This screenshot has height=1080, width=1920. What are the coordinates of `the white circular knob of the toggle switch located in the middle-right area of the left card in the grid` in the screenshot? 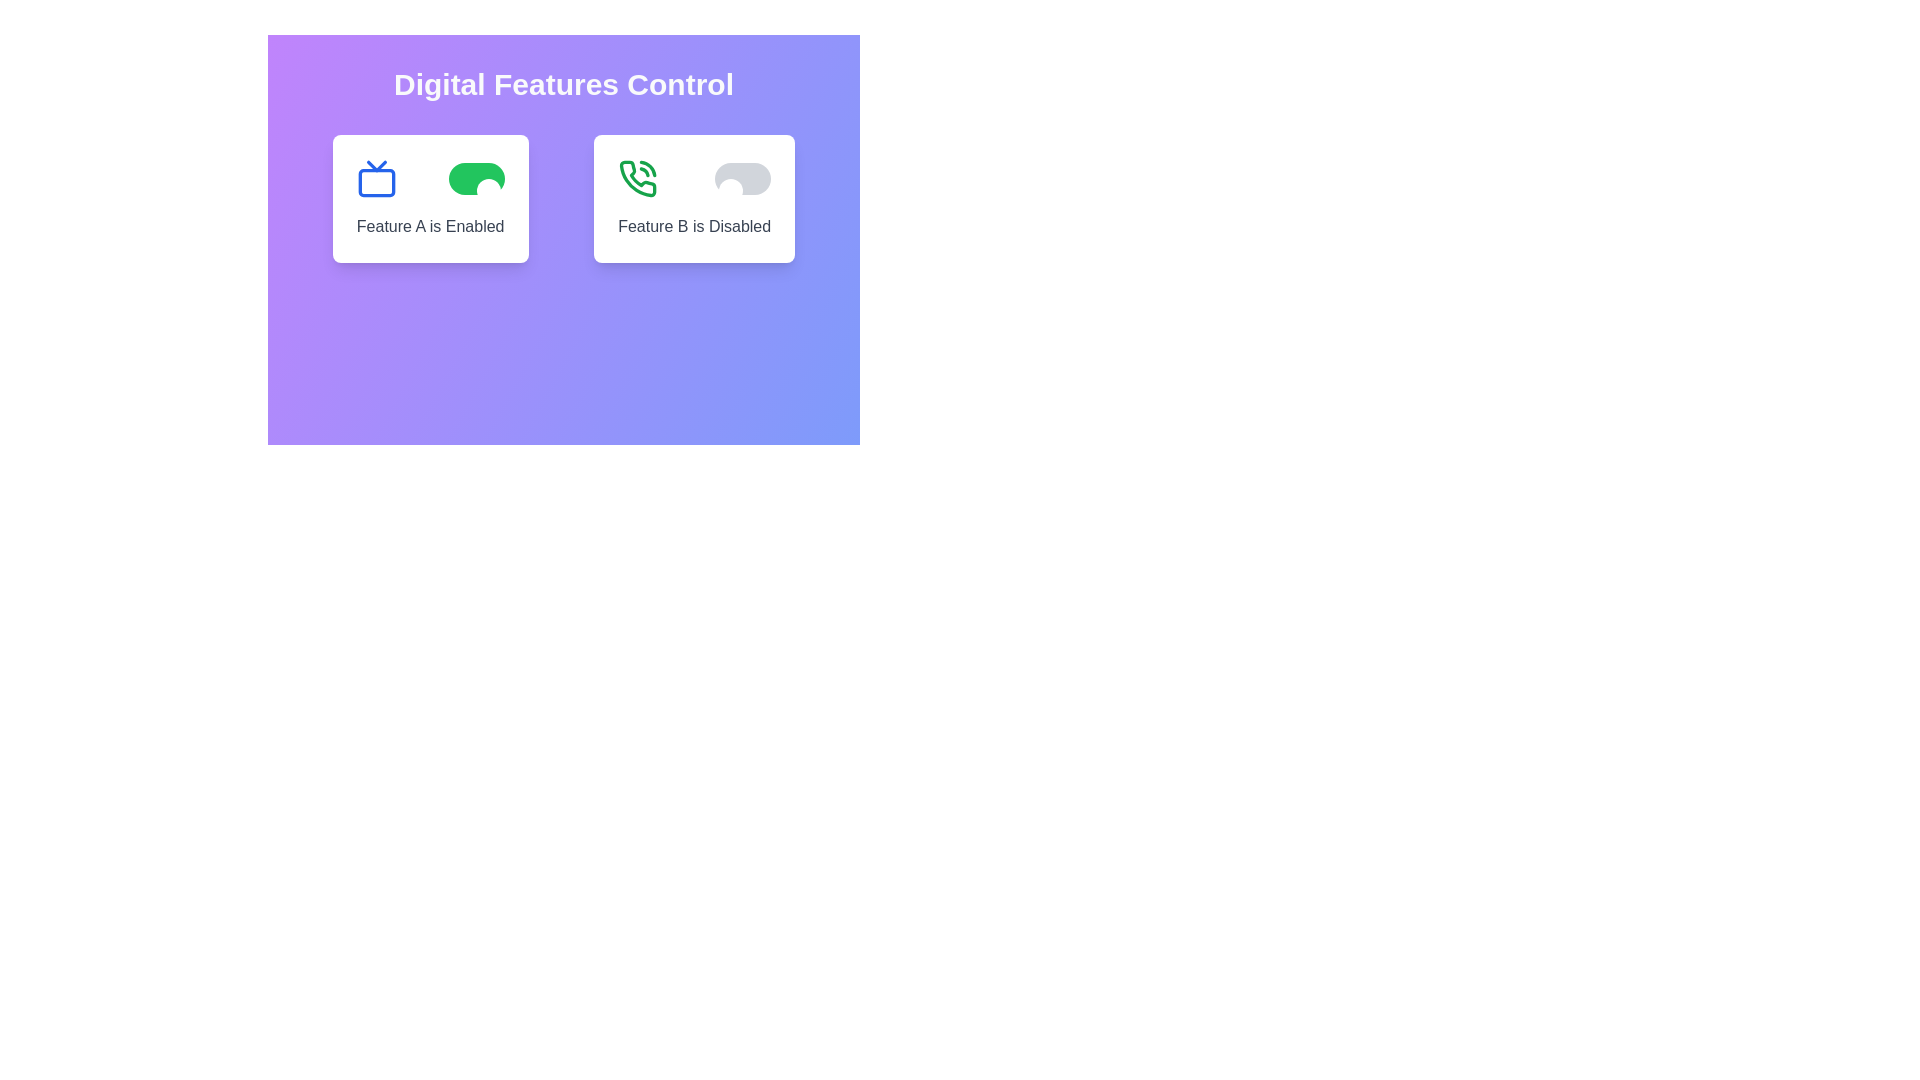 It's located at (475, 177).